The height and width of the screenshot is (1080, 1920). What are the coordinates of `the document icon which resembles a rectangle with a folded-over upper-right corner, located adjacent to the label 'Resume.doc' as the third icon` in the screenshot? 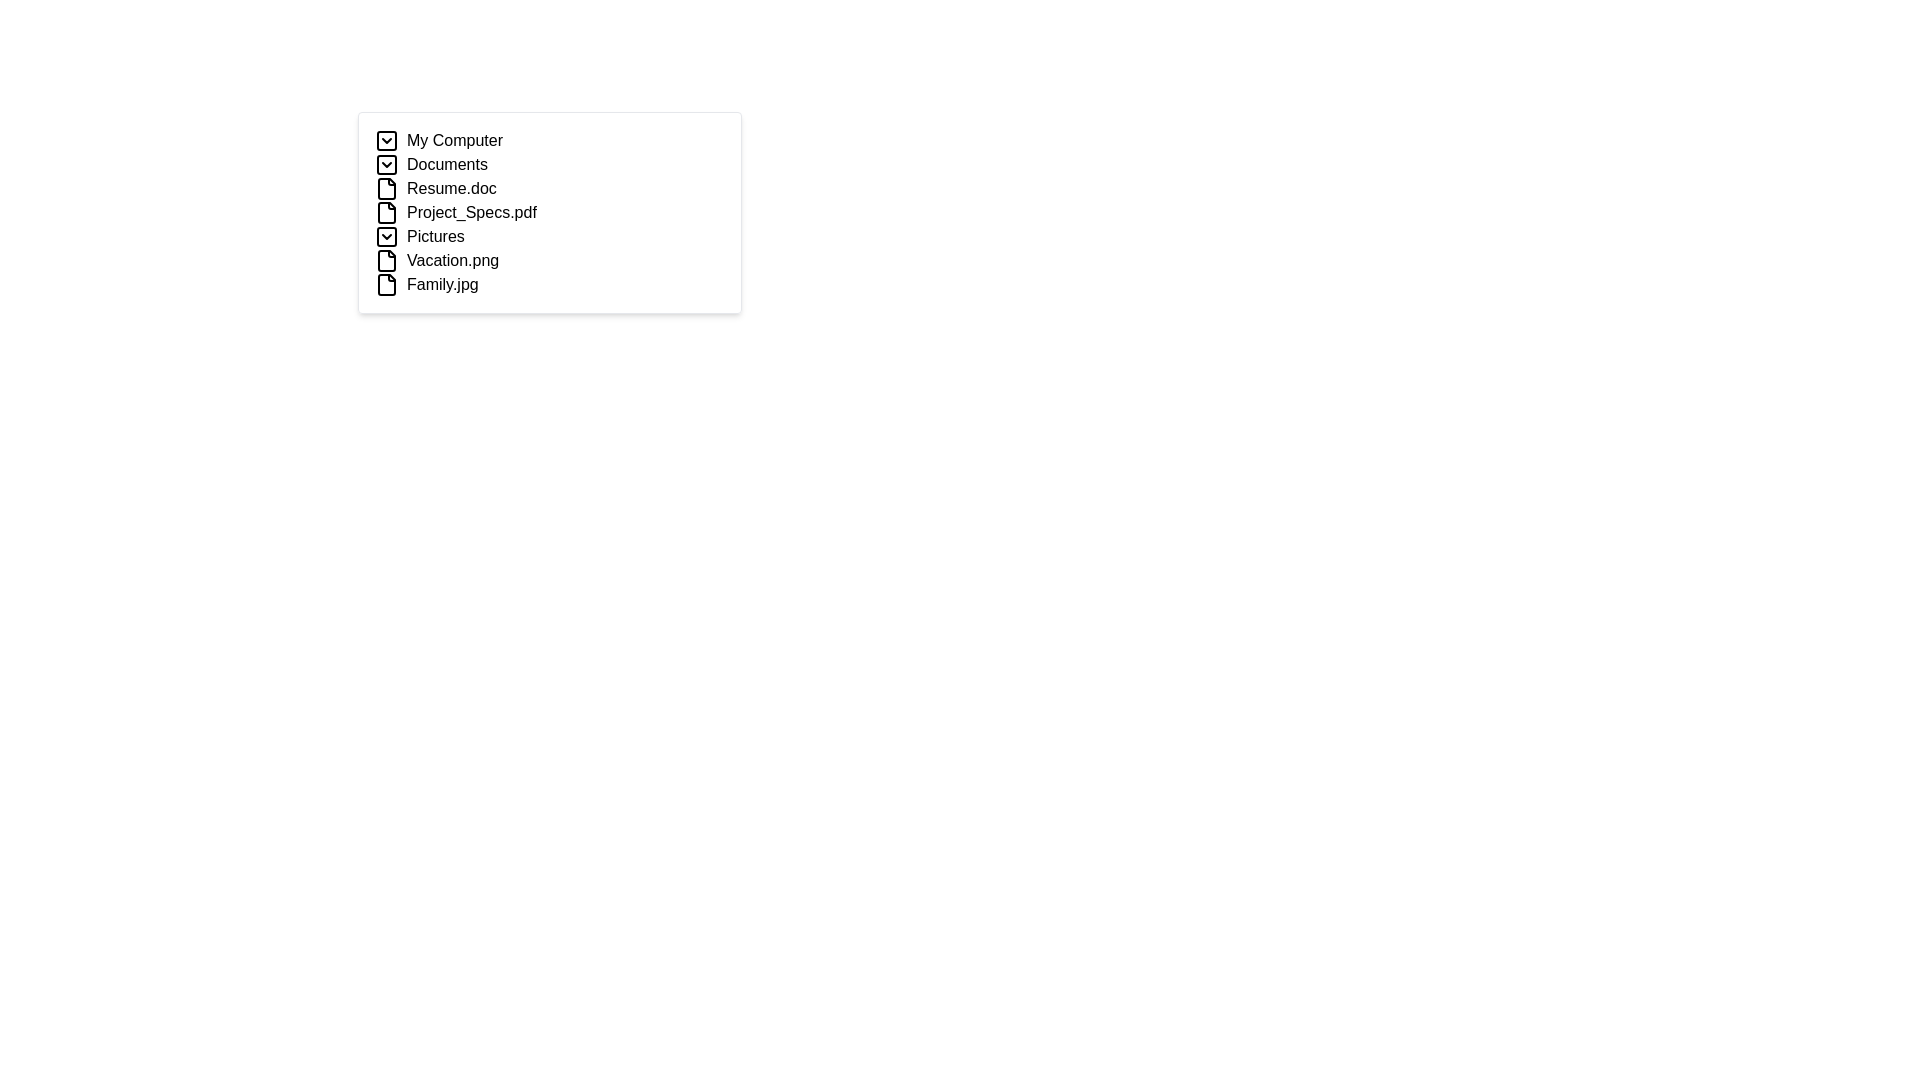 It's located at (387, 189).